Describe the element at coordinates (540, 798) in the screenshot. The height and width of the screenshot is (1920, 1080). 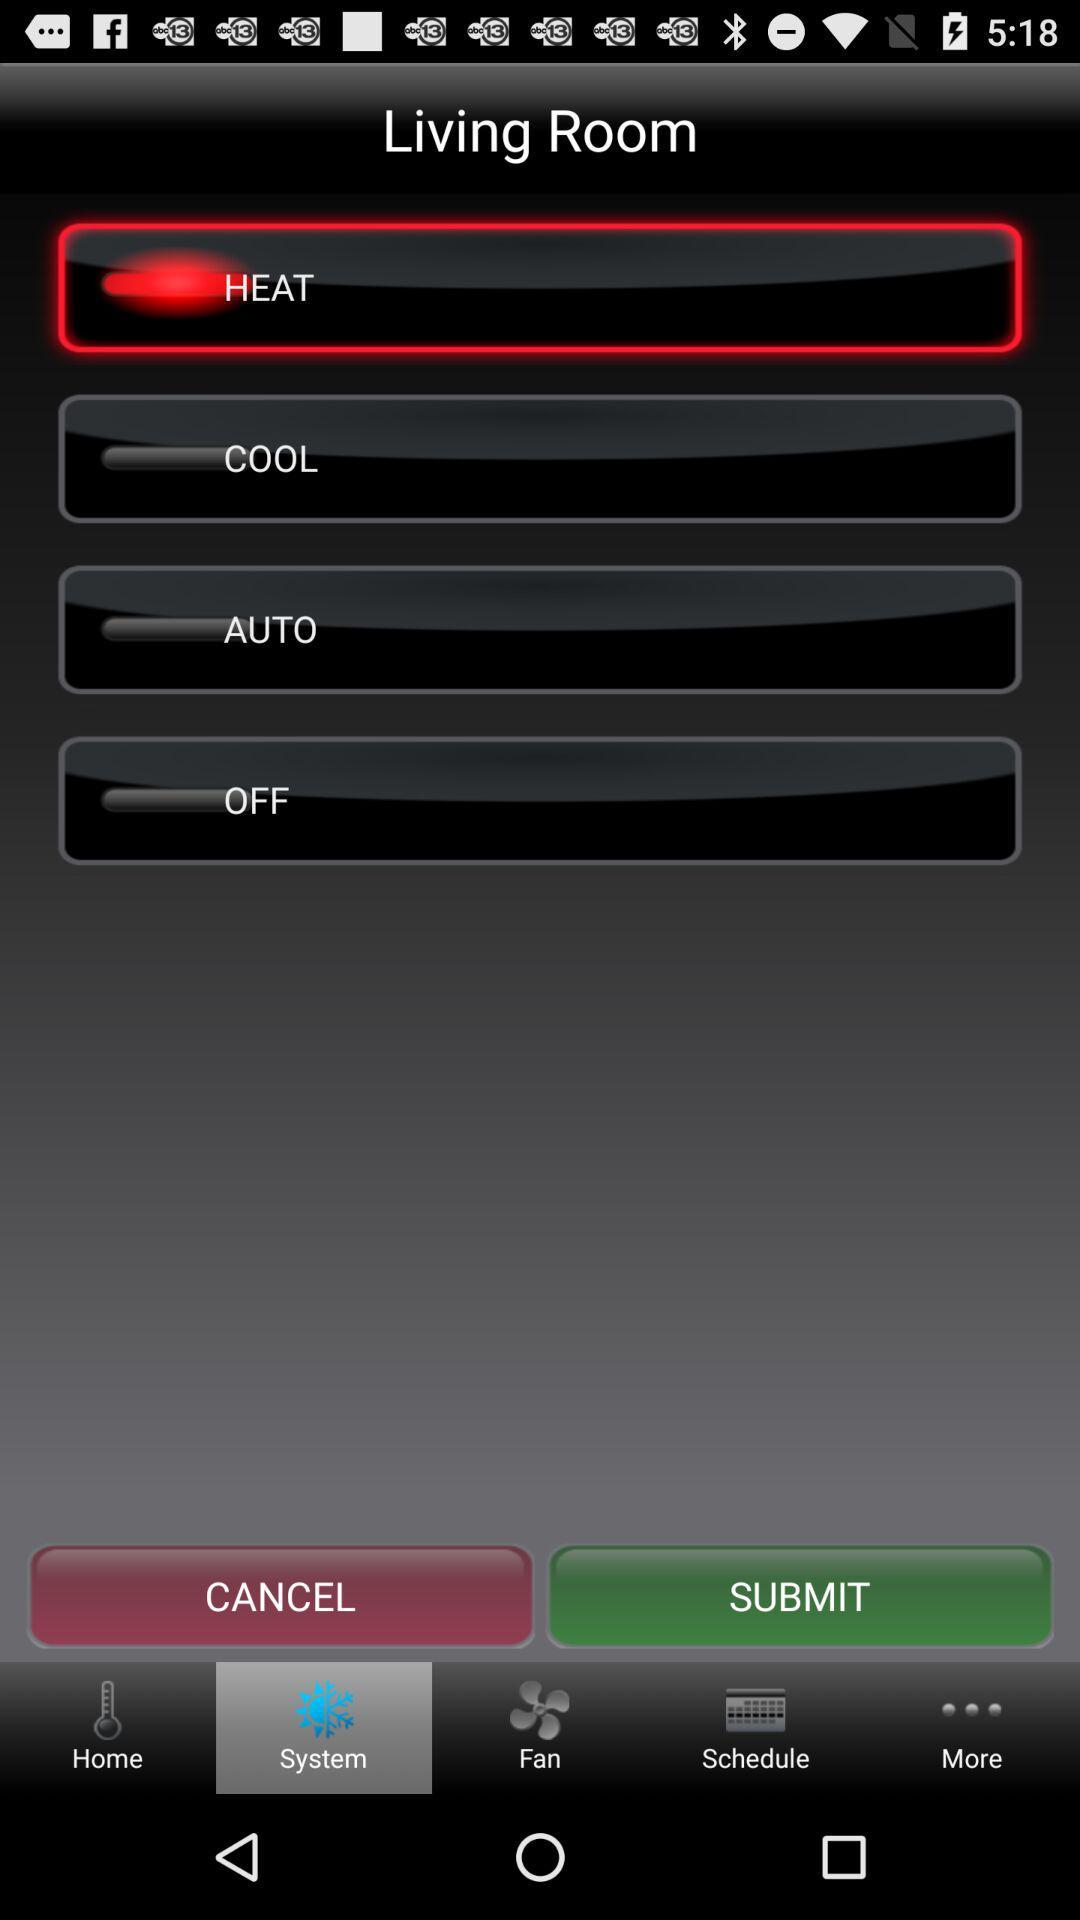
I see `off item` at that location.